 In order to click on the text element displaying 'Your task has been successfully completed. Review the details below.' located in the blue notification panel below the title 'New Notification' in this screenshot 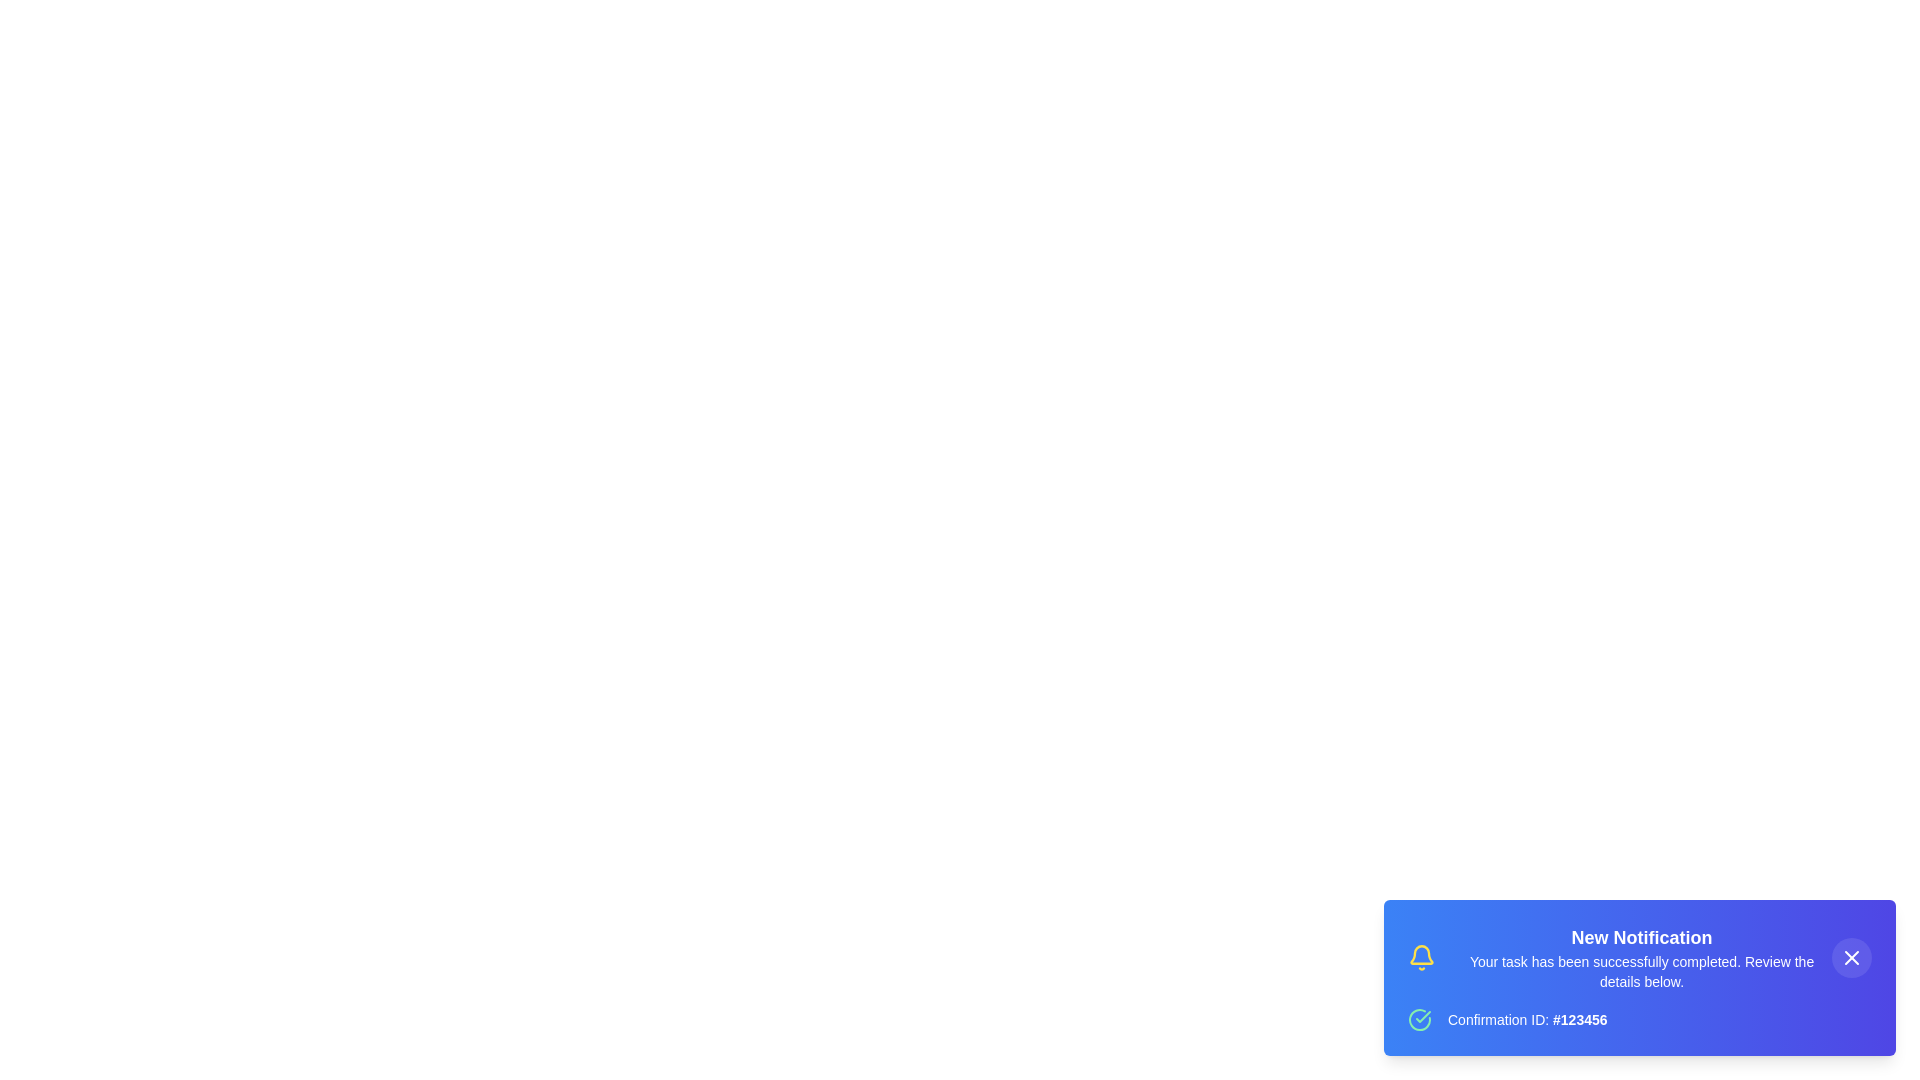, I will do `click(1641, 971)`.